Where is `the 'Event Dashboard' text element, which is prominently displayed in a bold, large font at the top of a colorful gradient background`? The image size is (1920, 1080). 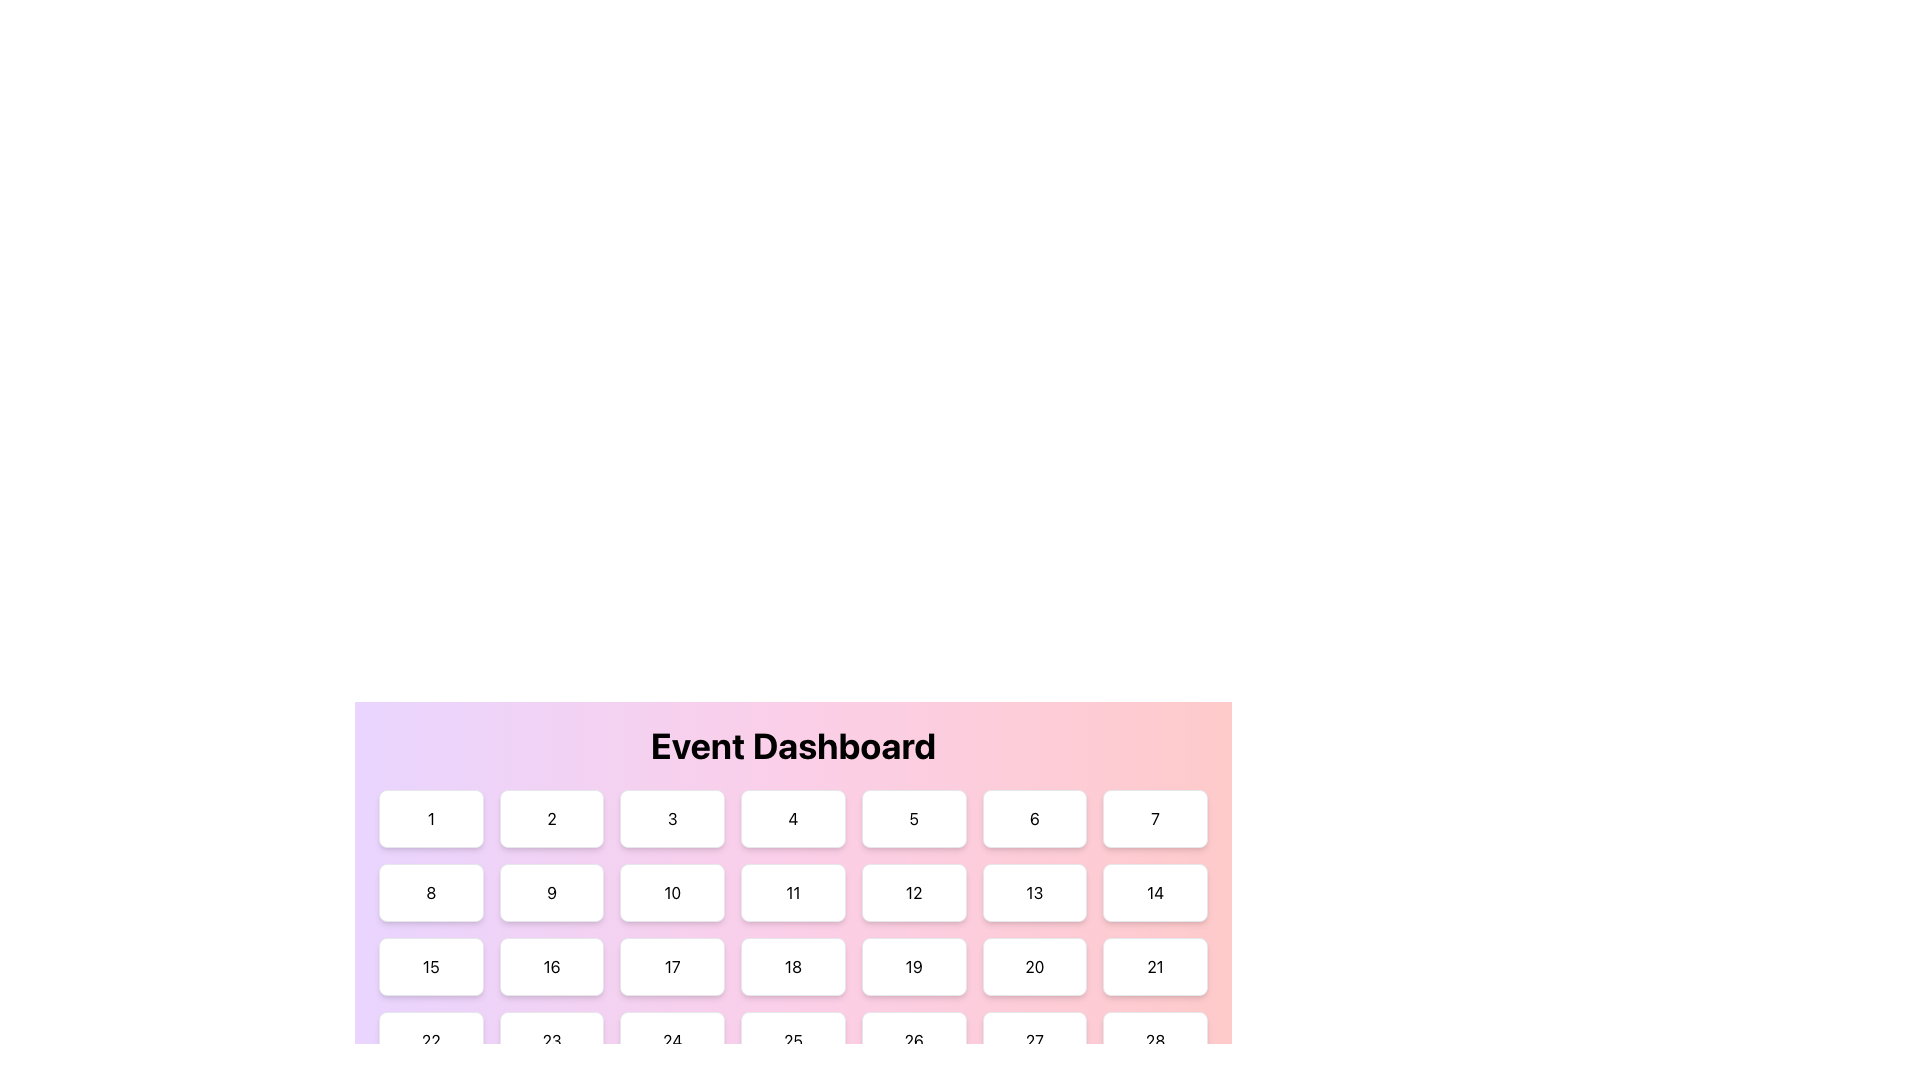 the 'Event Dashboard' text element, which is prominently displayed in a bold, large font at the top of a colorful gradient background is located at coordinates (792, 745).